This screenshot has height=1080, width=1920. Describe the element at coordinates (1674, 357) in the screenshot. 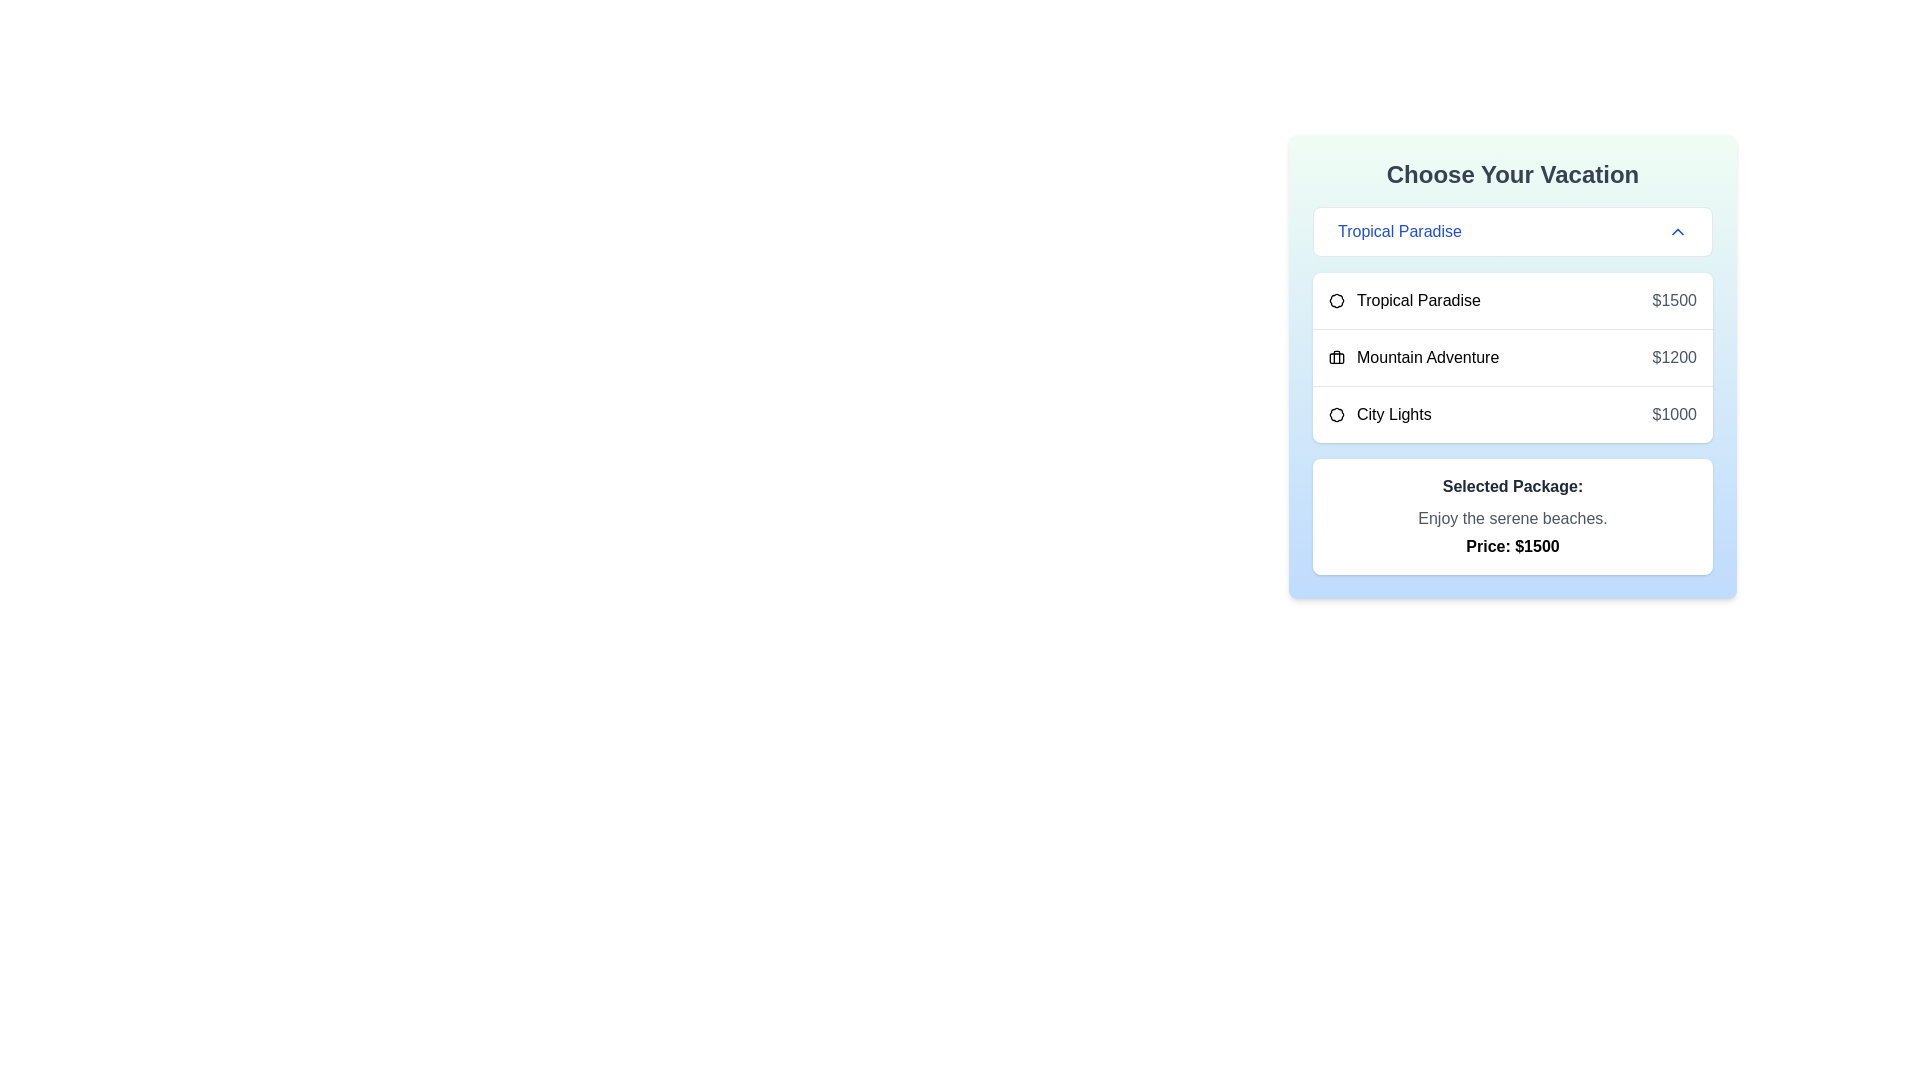

I see `the Text label displaying the amount '$1200' in gray, positioned on the right side of the layout, adjacent to the 'Mountain Adventure' text` at that location.